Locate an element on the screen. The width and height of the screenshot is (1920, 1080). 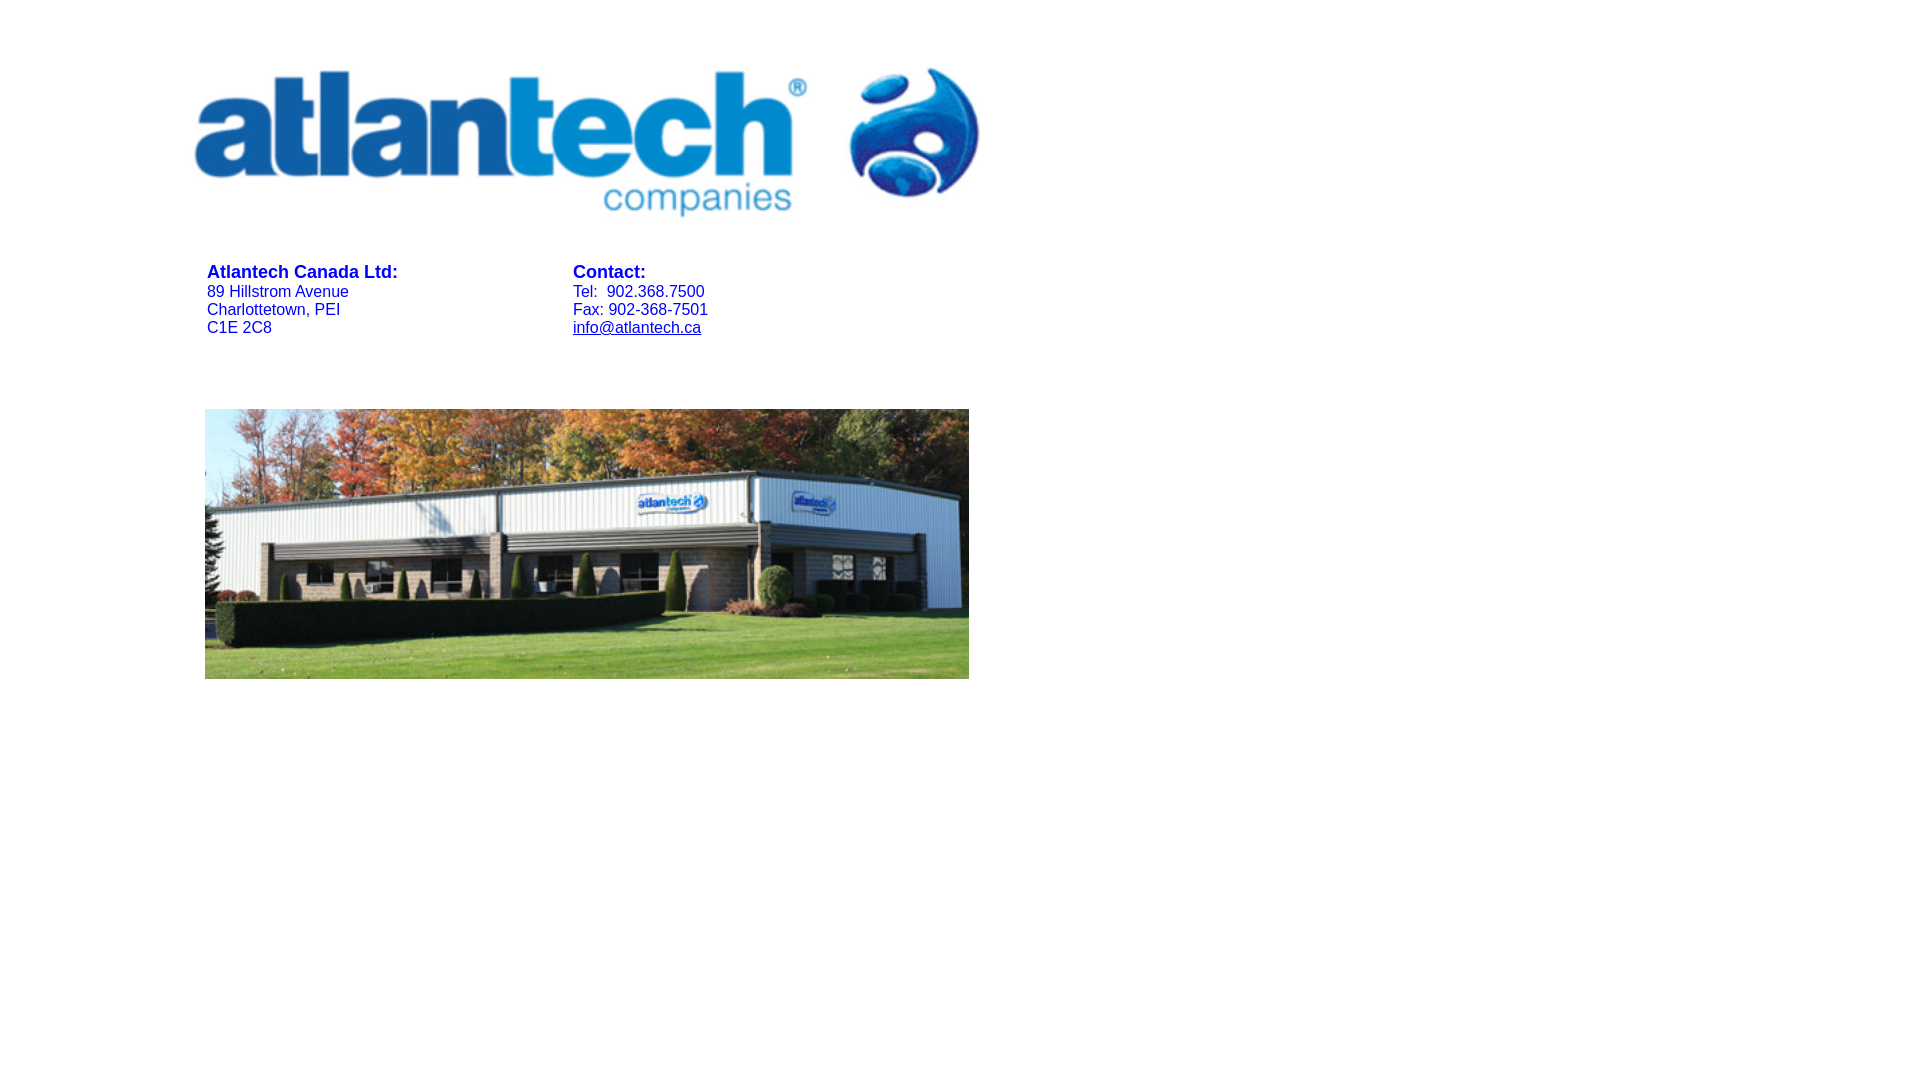
'info@atlantech.ca' is located at coordinates (636, 326).